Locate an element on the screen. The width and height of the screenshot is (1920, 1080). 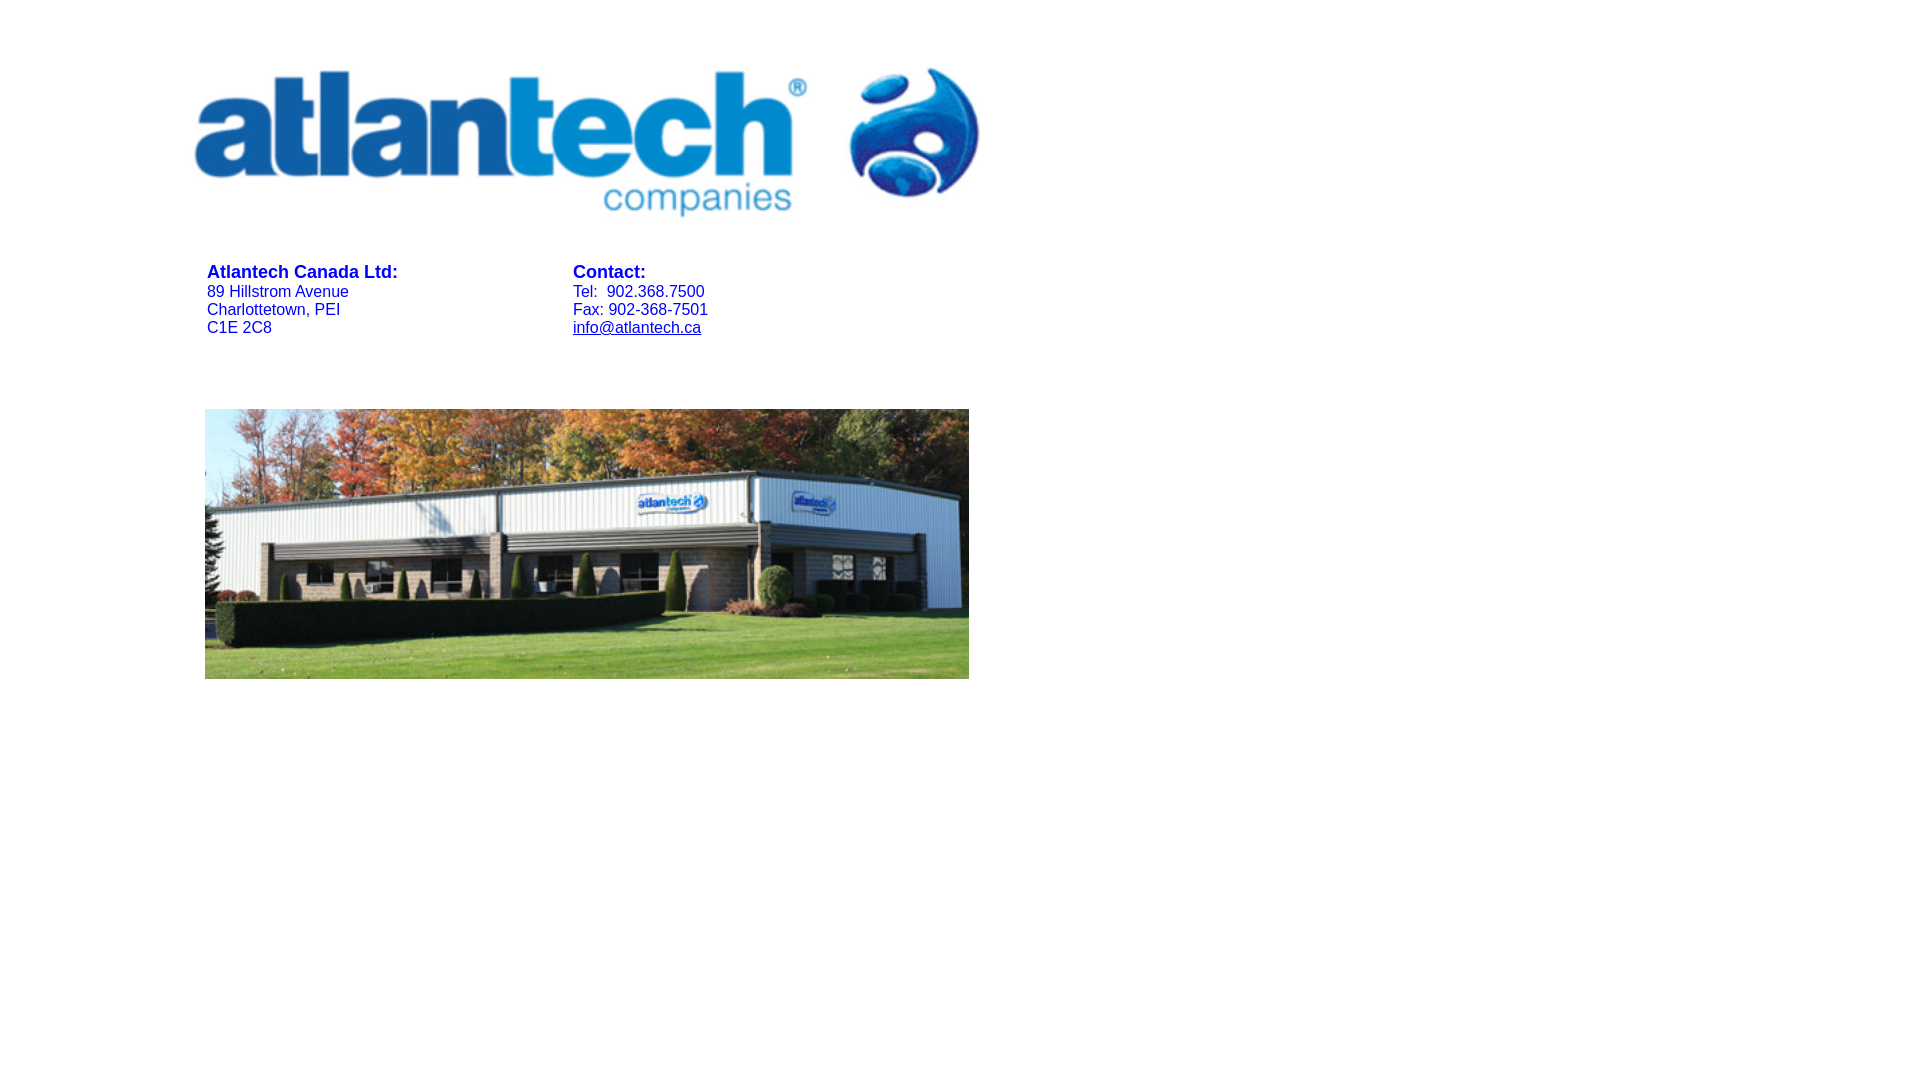
'info@atlantech.ca' is located at coordinates (636, 326).